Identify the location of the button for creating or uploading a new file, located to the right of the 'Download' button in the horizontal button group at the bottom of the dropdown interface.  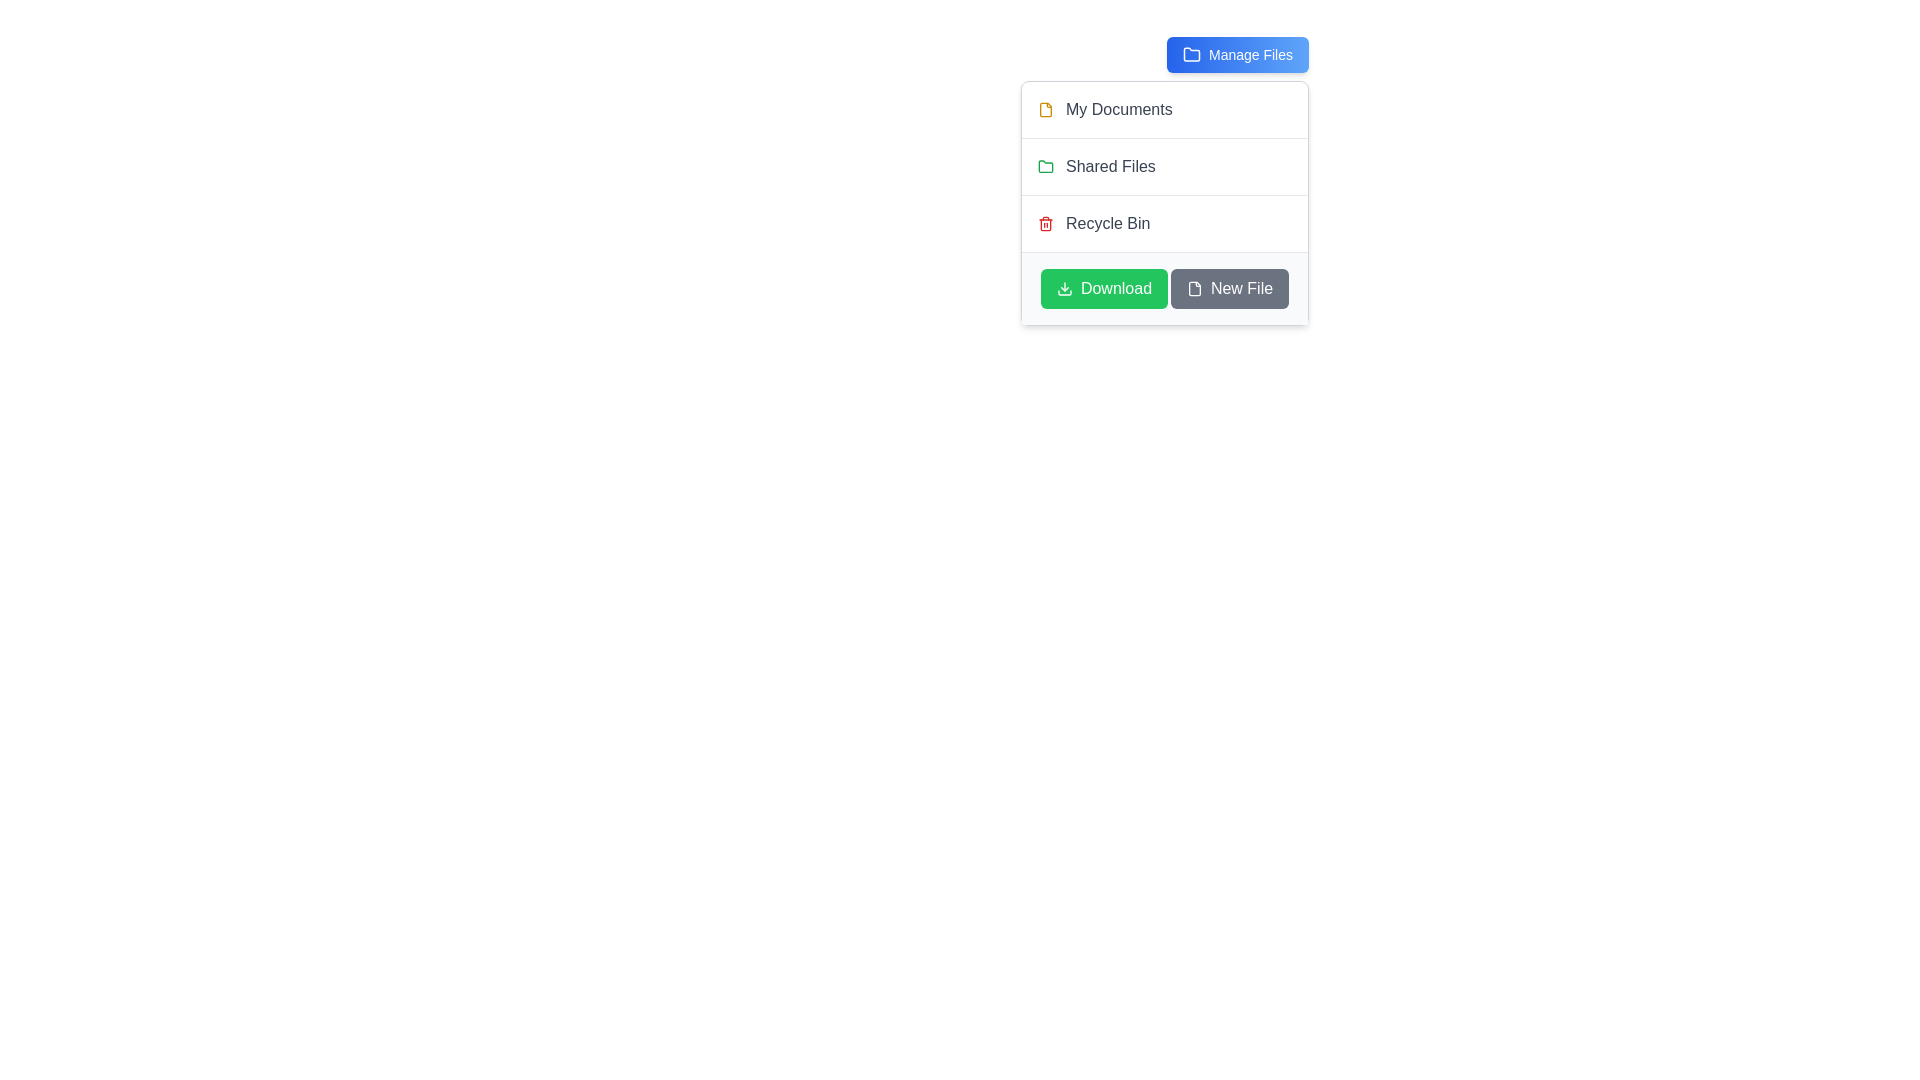
(1228, 289).